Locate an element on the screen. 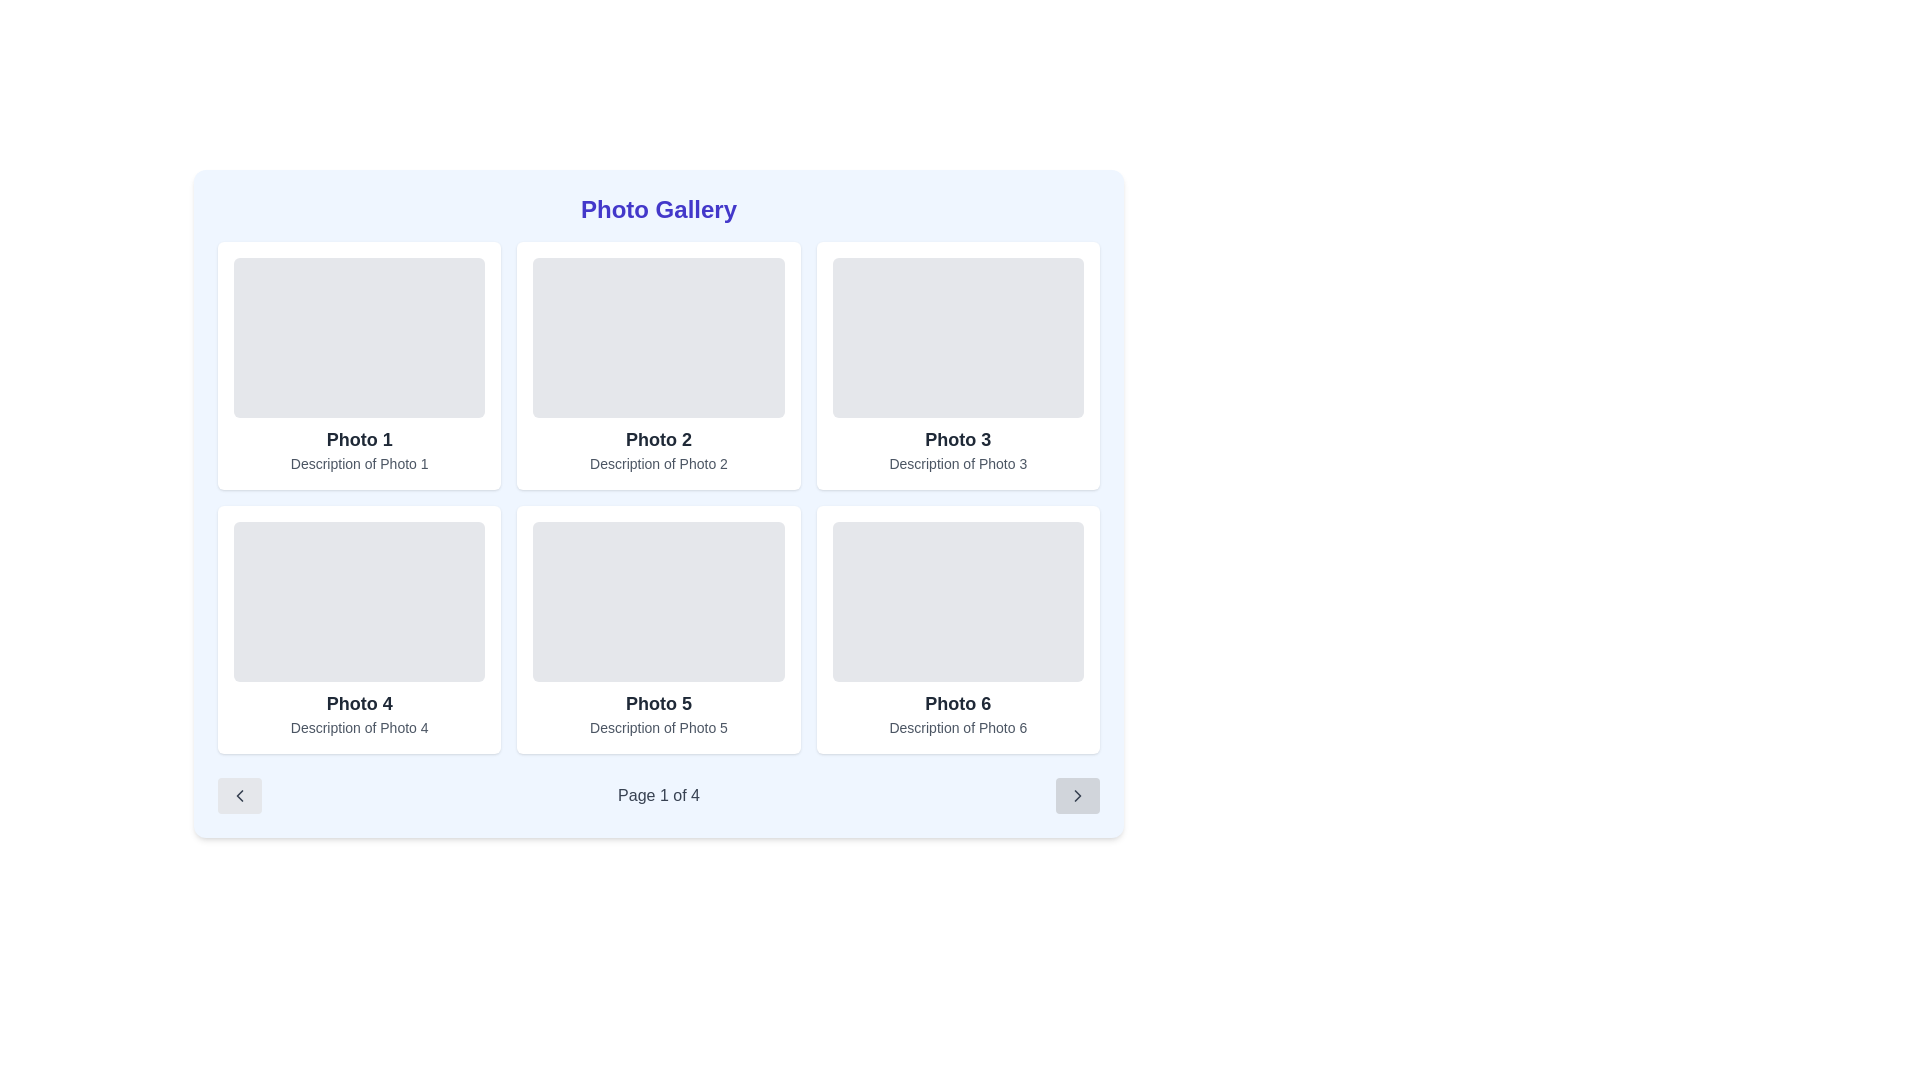 Image resolution: width=1920 pixels, height=1080 pixels. the text label that reads 'Photo 2', which is styled with a bold font and dark gray color against a white background is located at coordinates (658, 438).